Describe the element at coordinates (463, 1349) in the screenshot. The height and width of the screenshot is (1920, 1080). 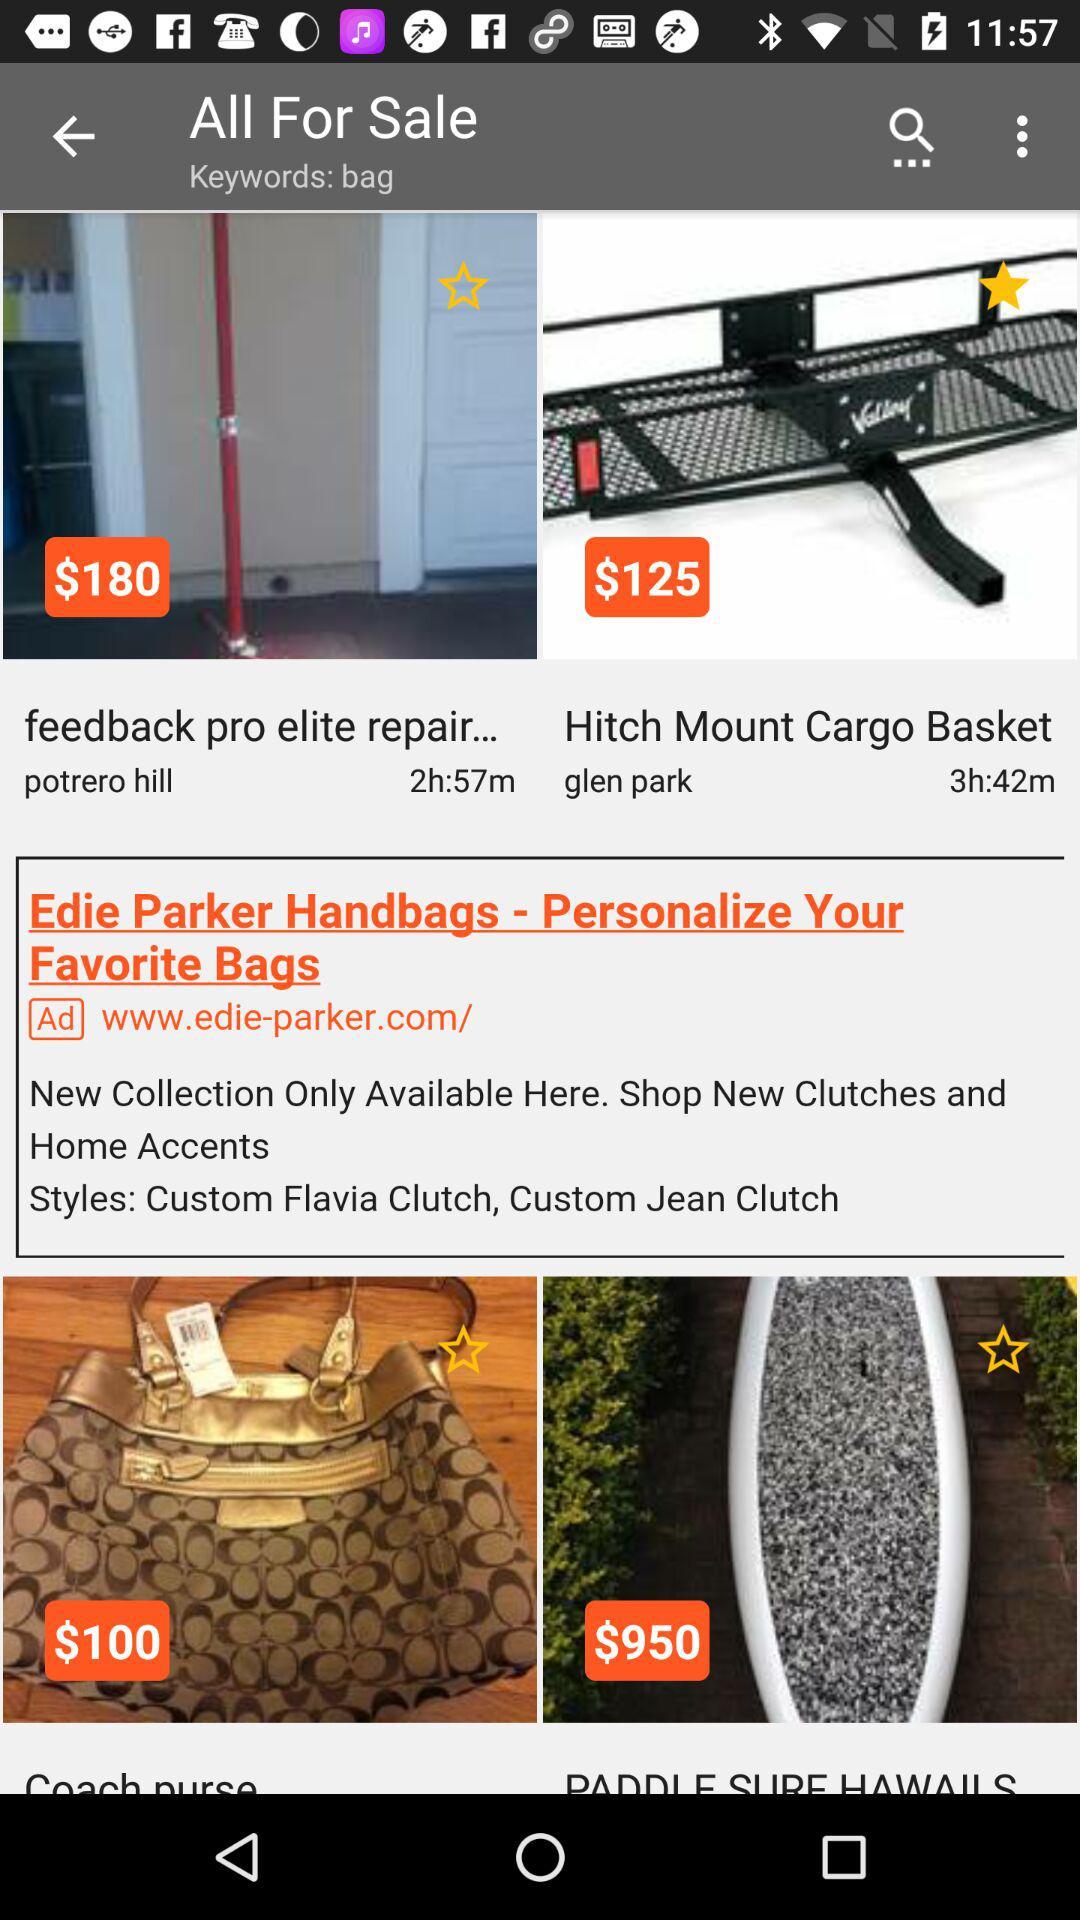
I see `the rating` at that location.